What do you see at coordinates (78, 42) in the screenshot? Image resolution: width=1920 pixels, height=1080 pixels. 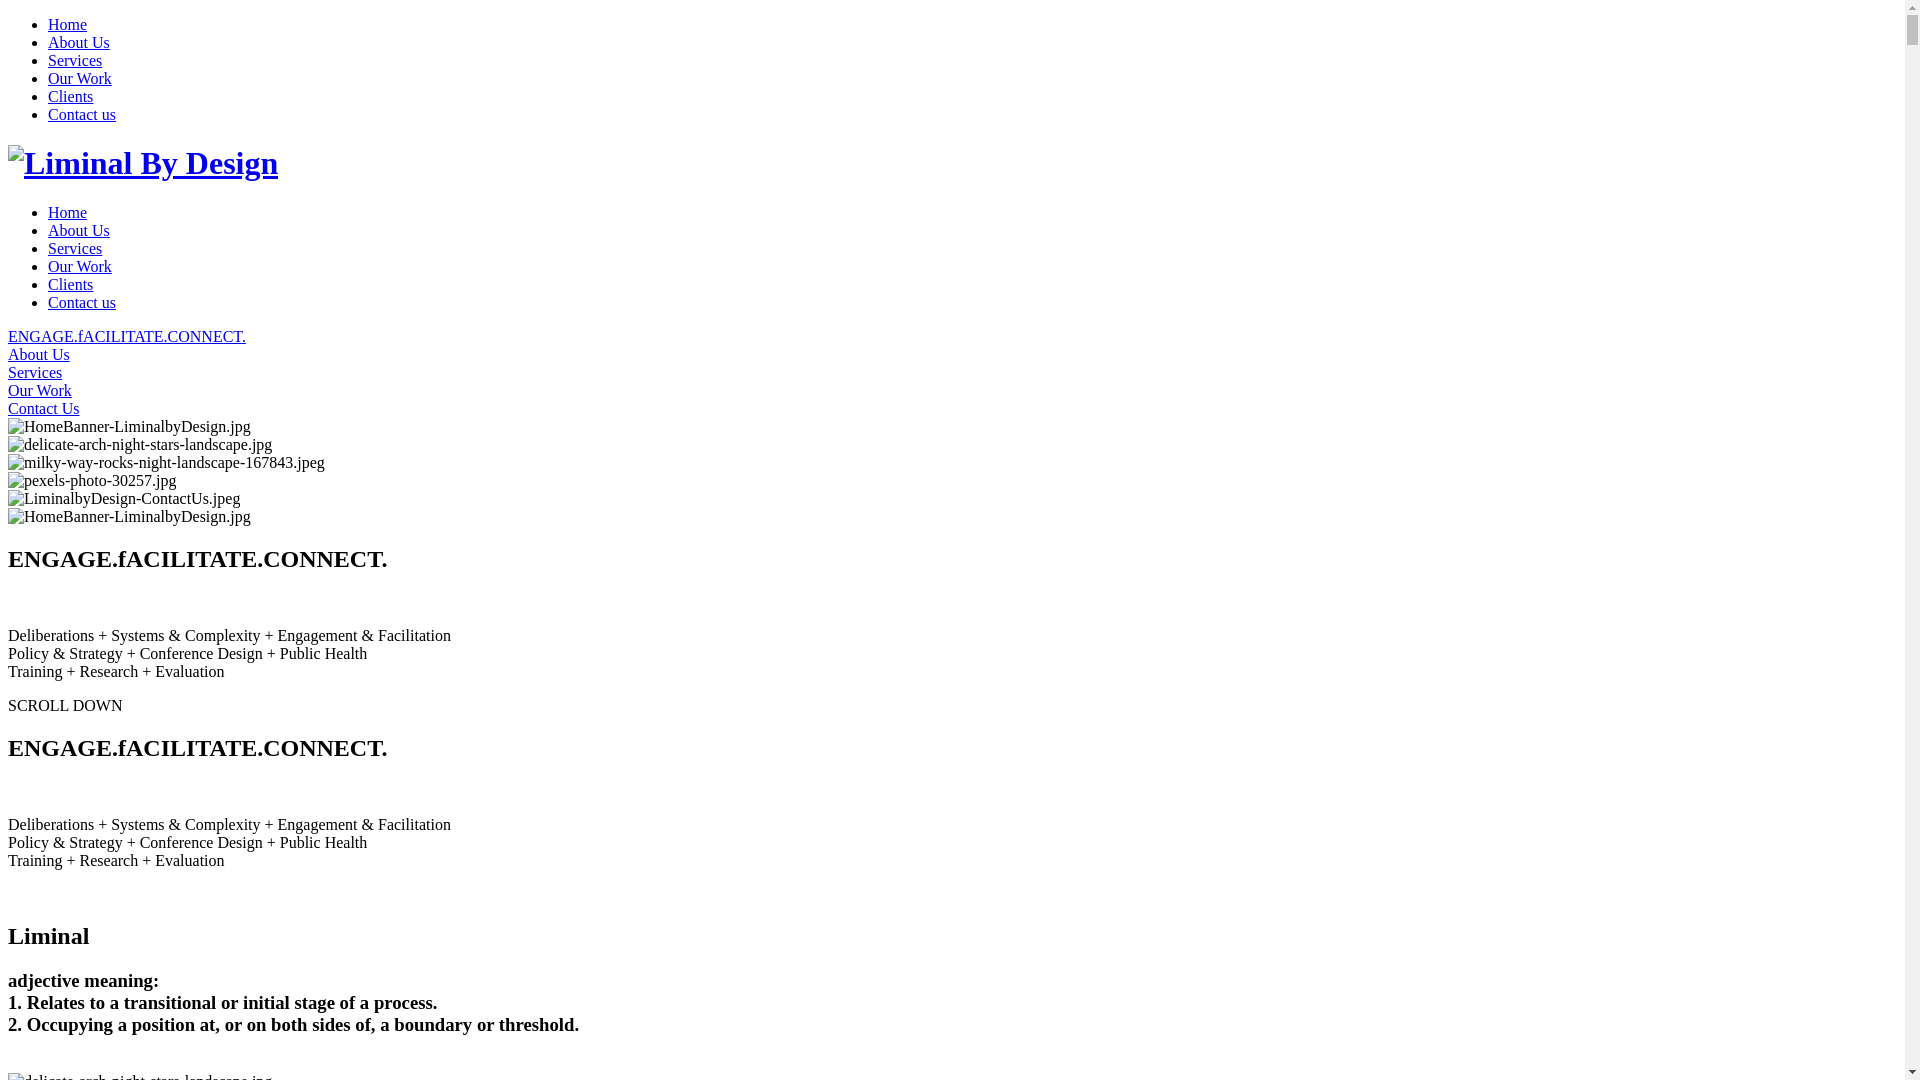 I see `'About Us'` at bounding box center [78, 42].